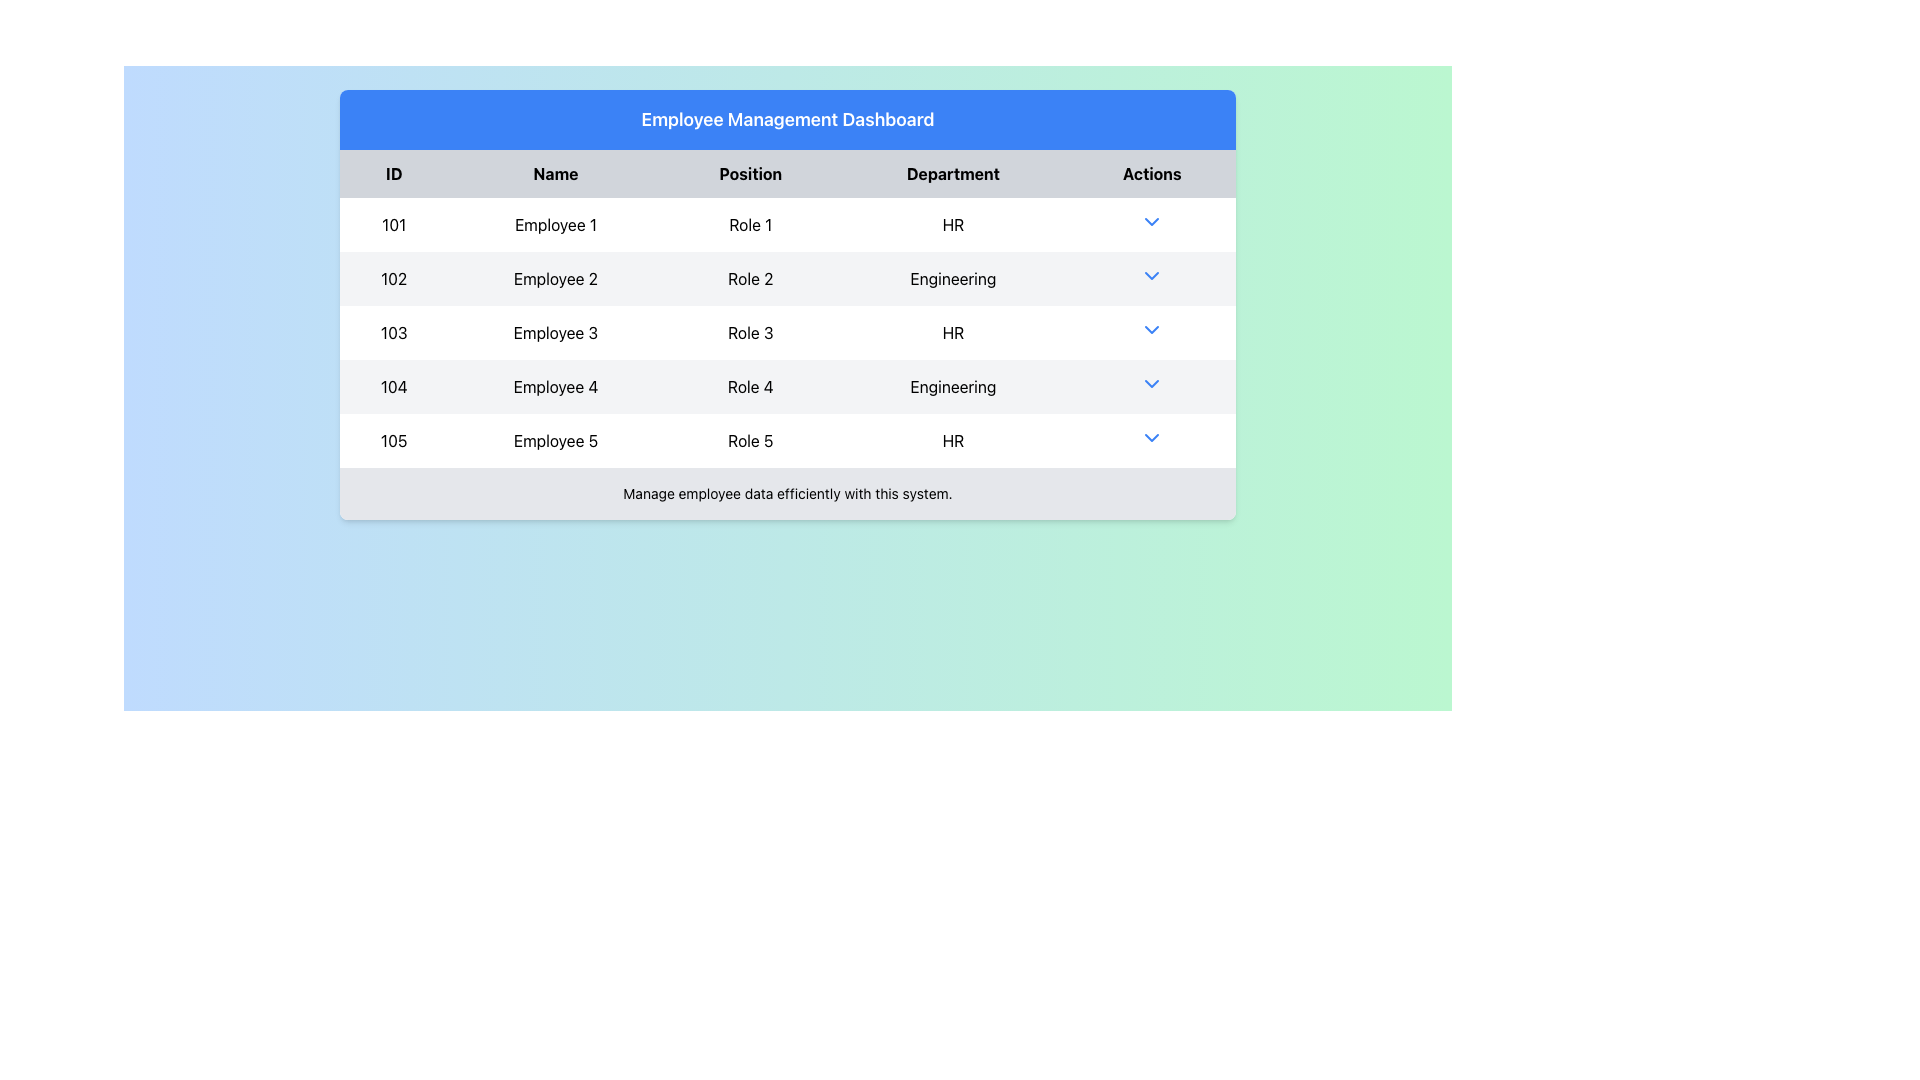 This screenshot has height=1080, width=1920. I want to click on the dropdown toggle button in the 'Actions' column for 'Employee 2' in the second row of the table, so click(1152, 276).